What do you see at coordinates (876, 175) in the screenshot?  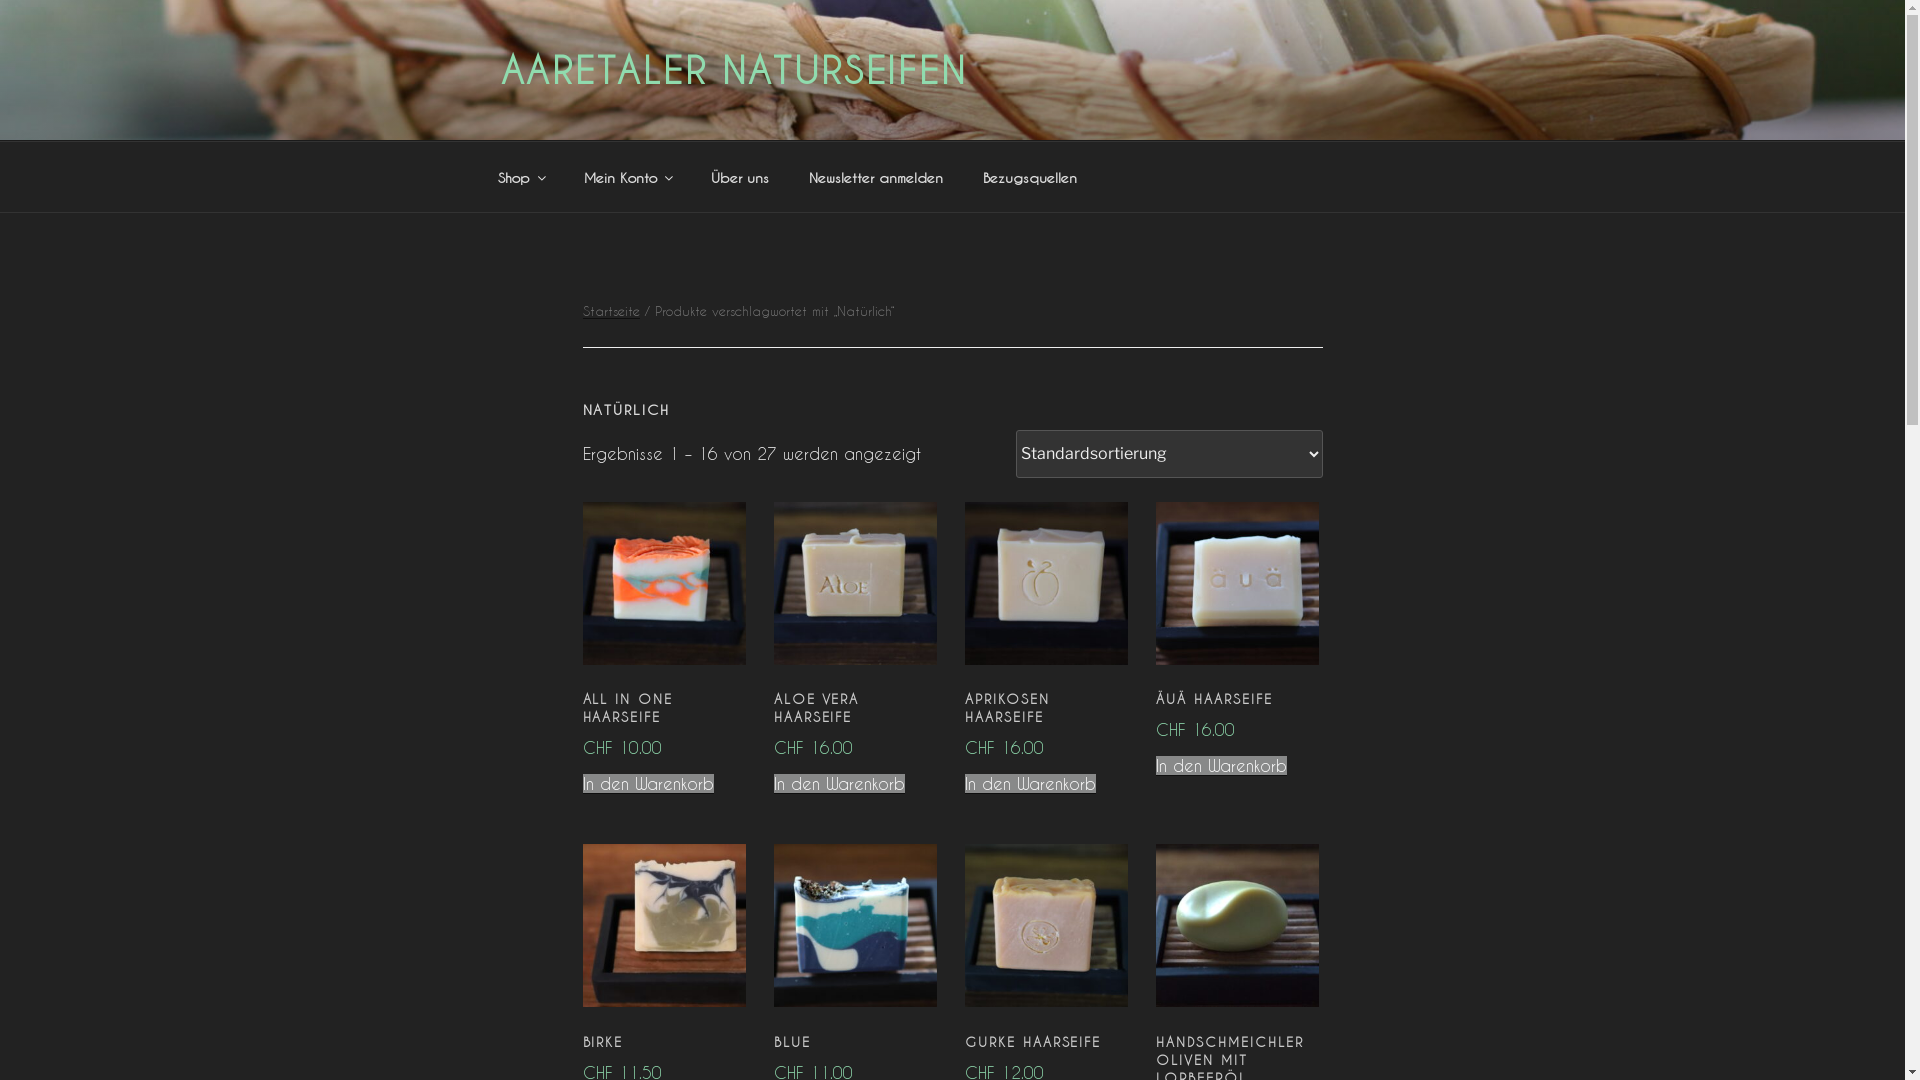 I see `'Newsletter anmelden'` at bounding box center [876, 175].